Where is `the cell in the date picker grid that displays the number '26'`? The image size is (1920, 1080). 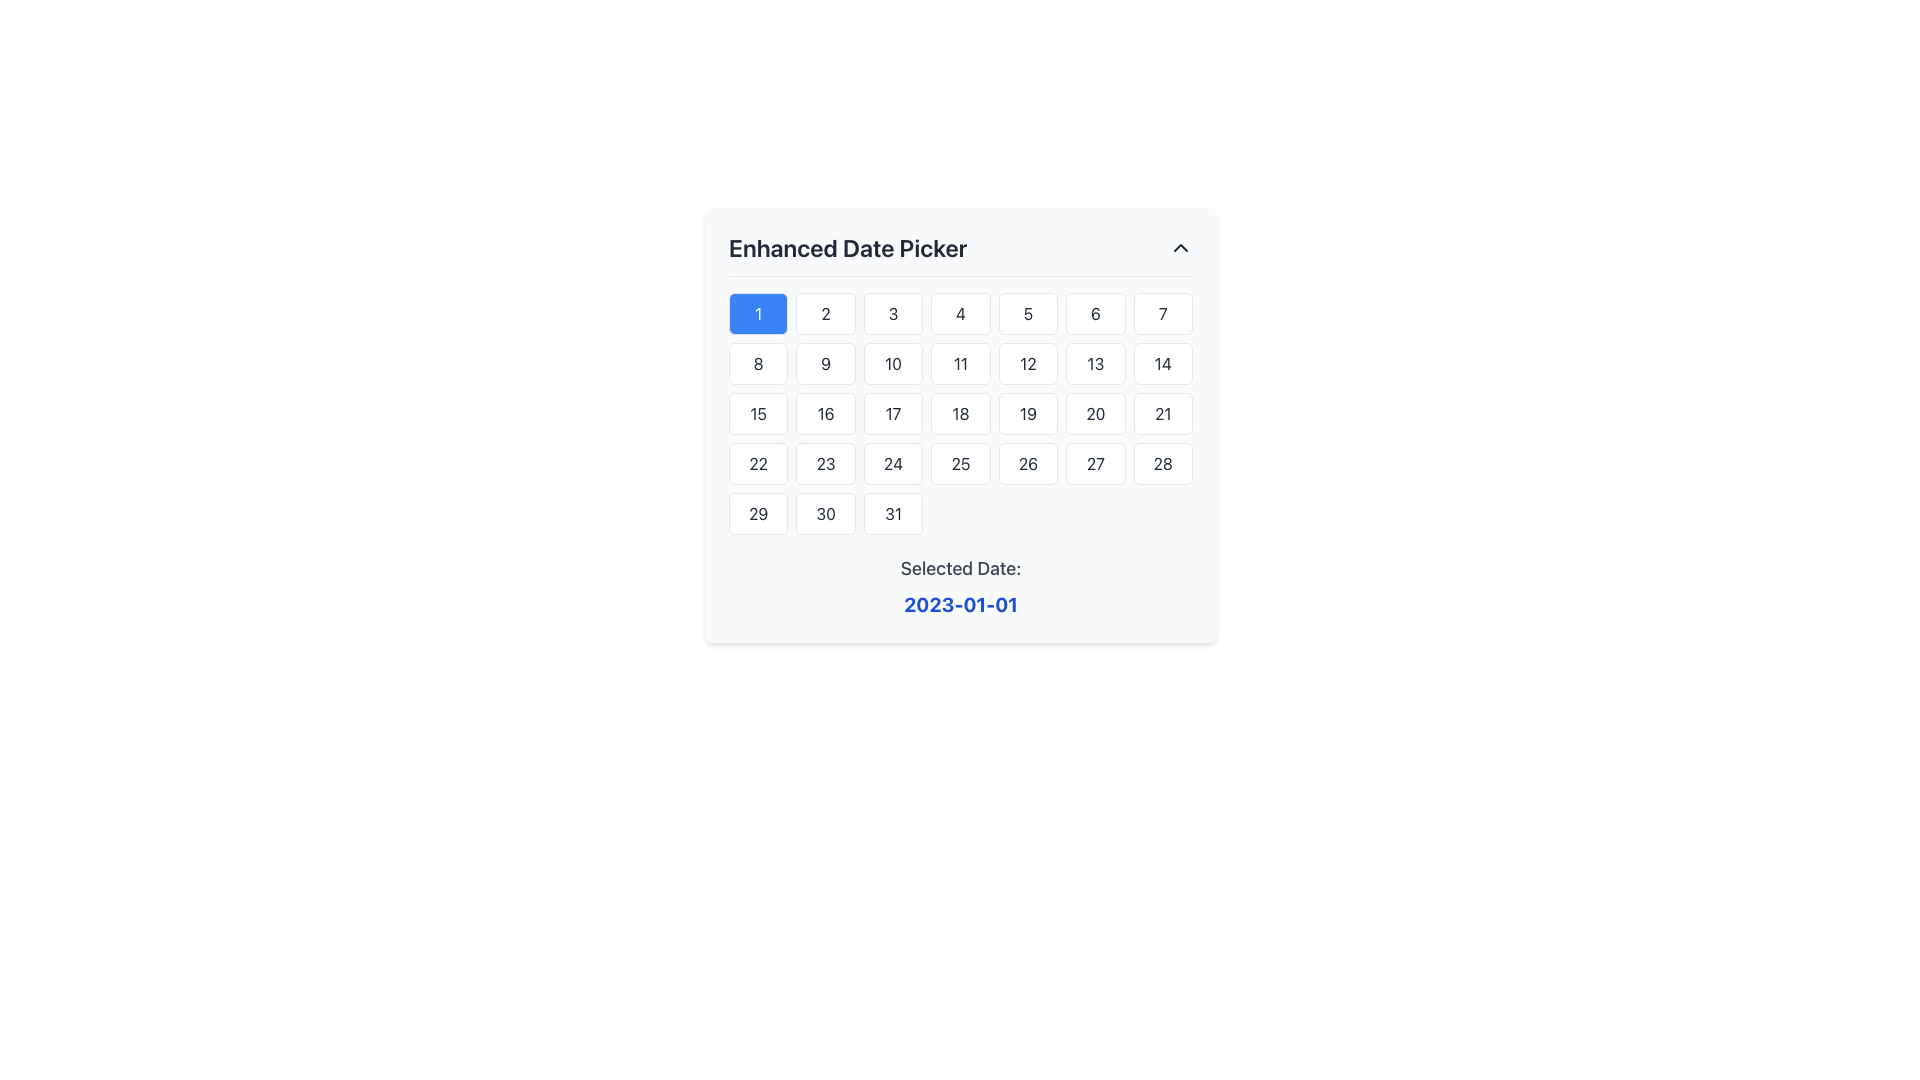 the cell in the date picker grid that displays the number '26' is located at coordinates (1028, 463).